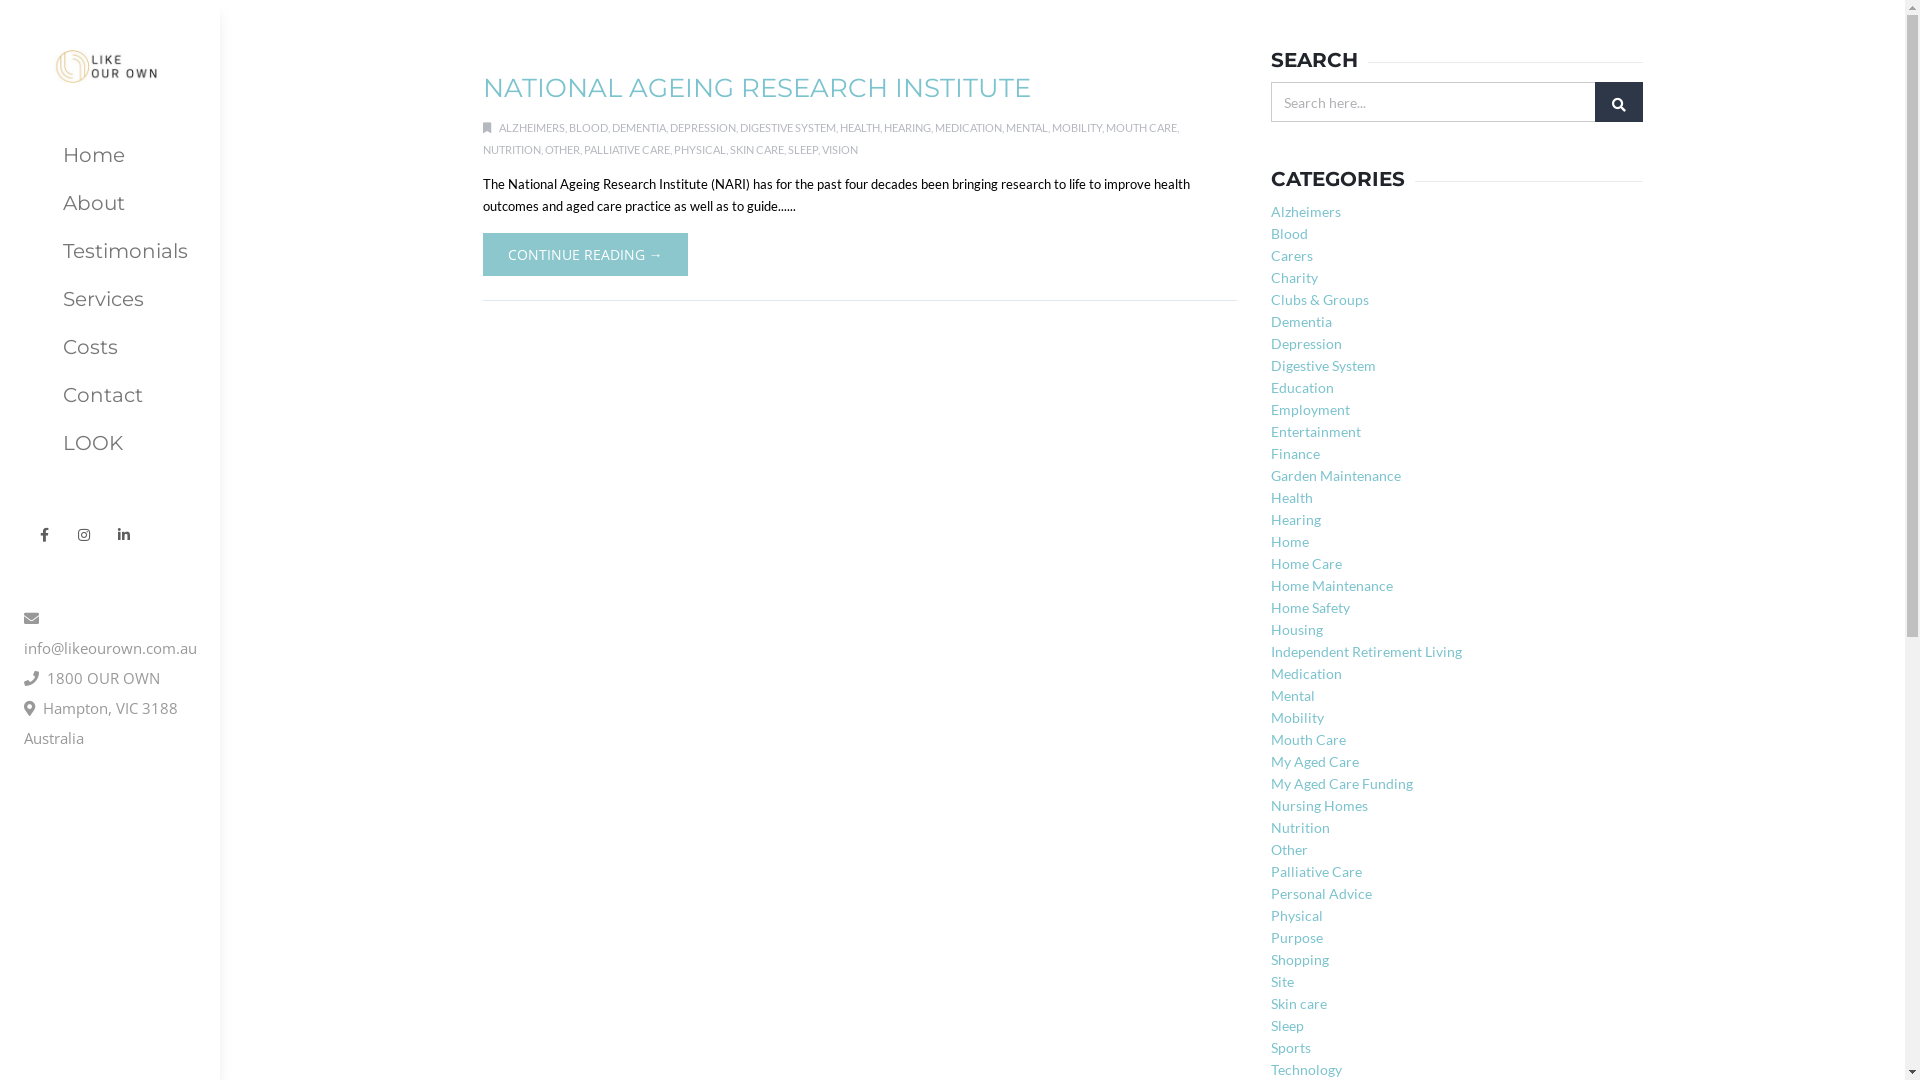 Image resolution: width=1920 pixels, height=1080 pixels. Describe the element at coordinates (1300, 958) in the screenshot. I see `'Shopping'` at that location.